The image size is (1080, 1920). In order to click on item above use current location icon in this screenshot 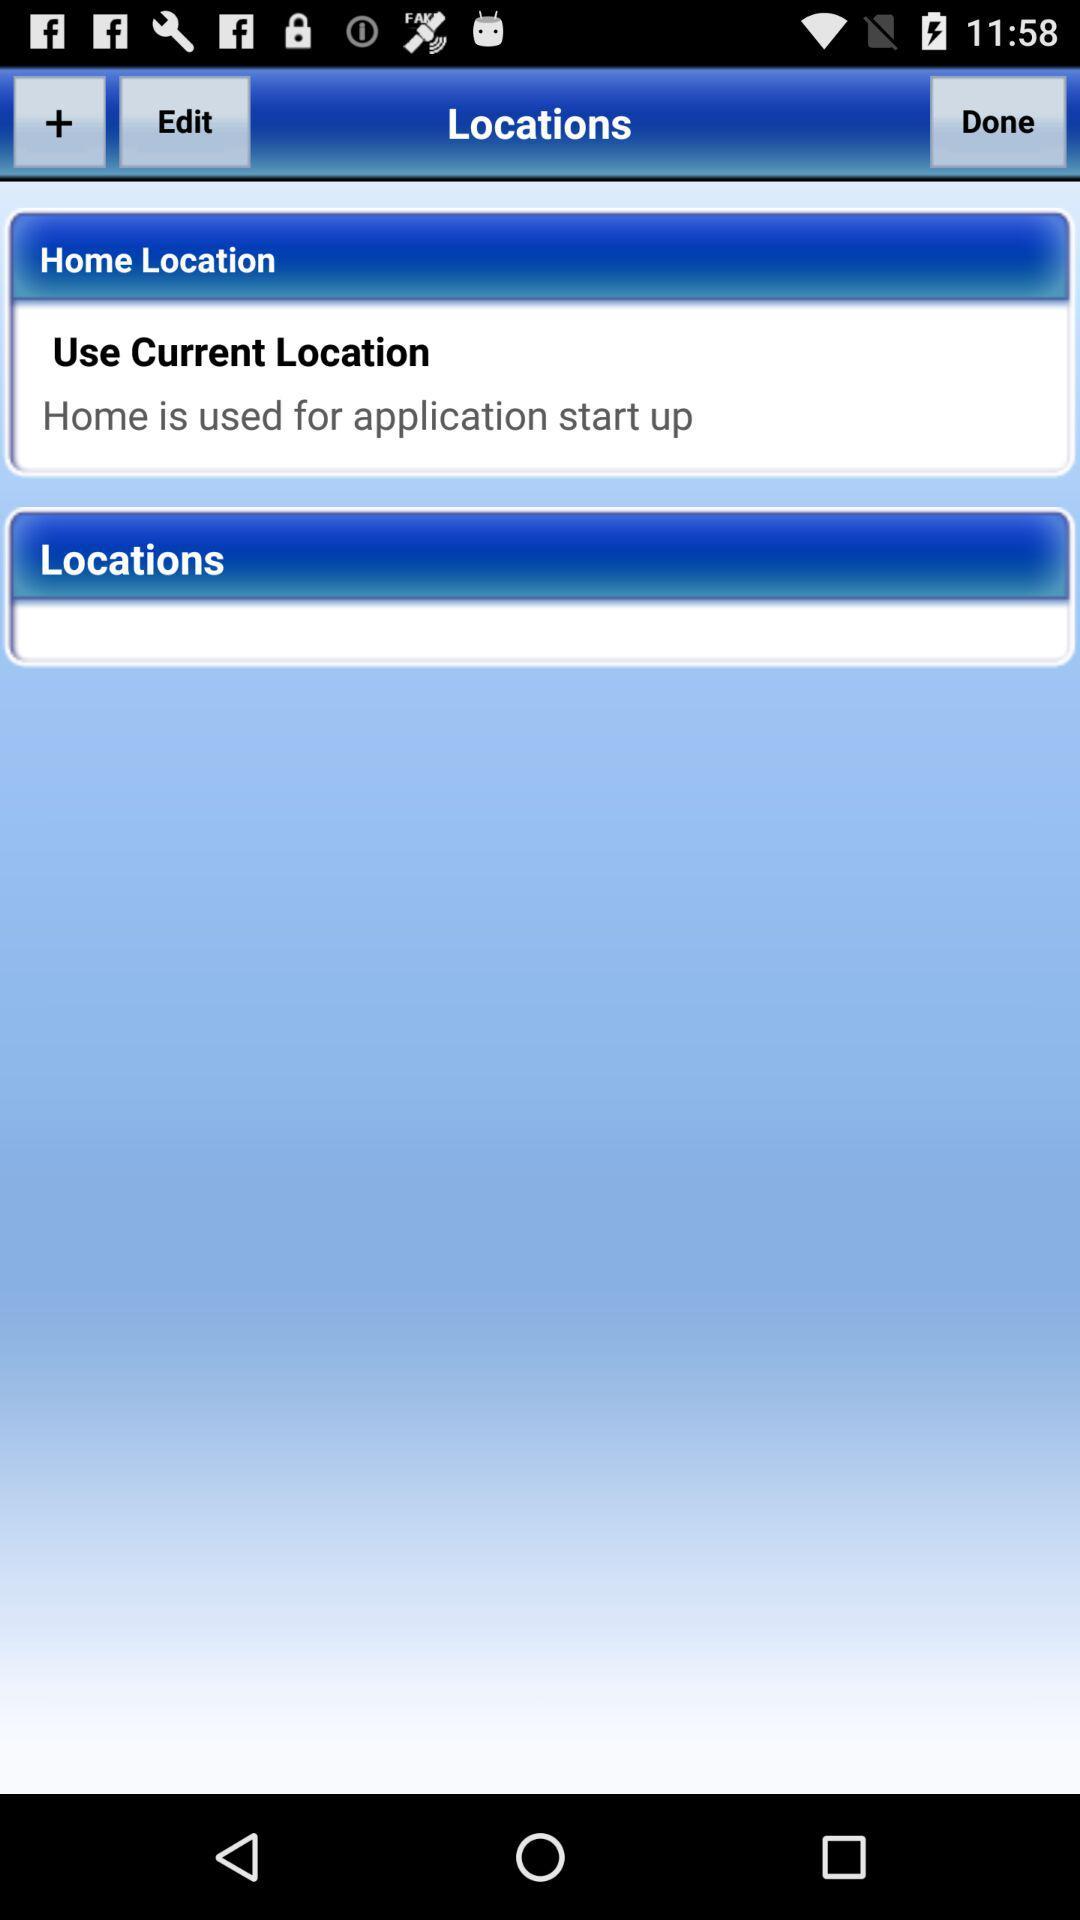, I will do `click(998, 120)`.